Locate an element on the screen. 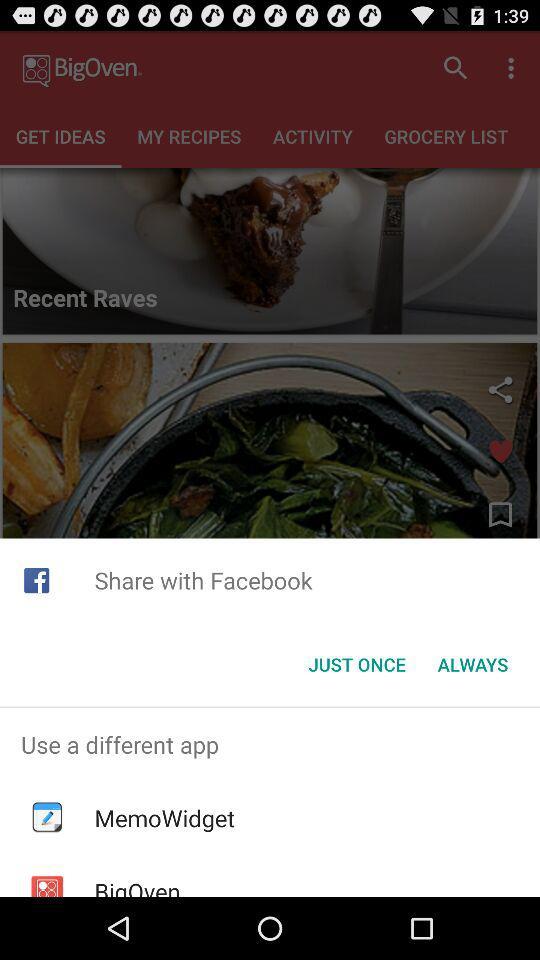 The image size is (540, 960). bigoven is located at coordinates (136, 885).